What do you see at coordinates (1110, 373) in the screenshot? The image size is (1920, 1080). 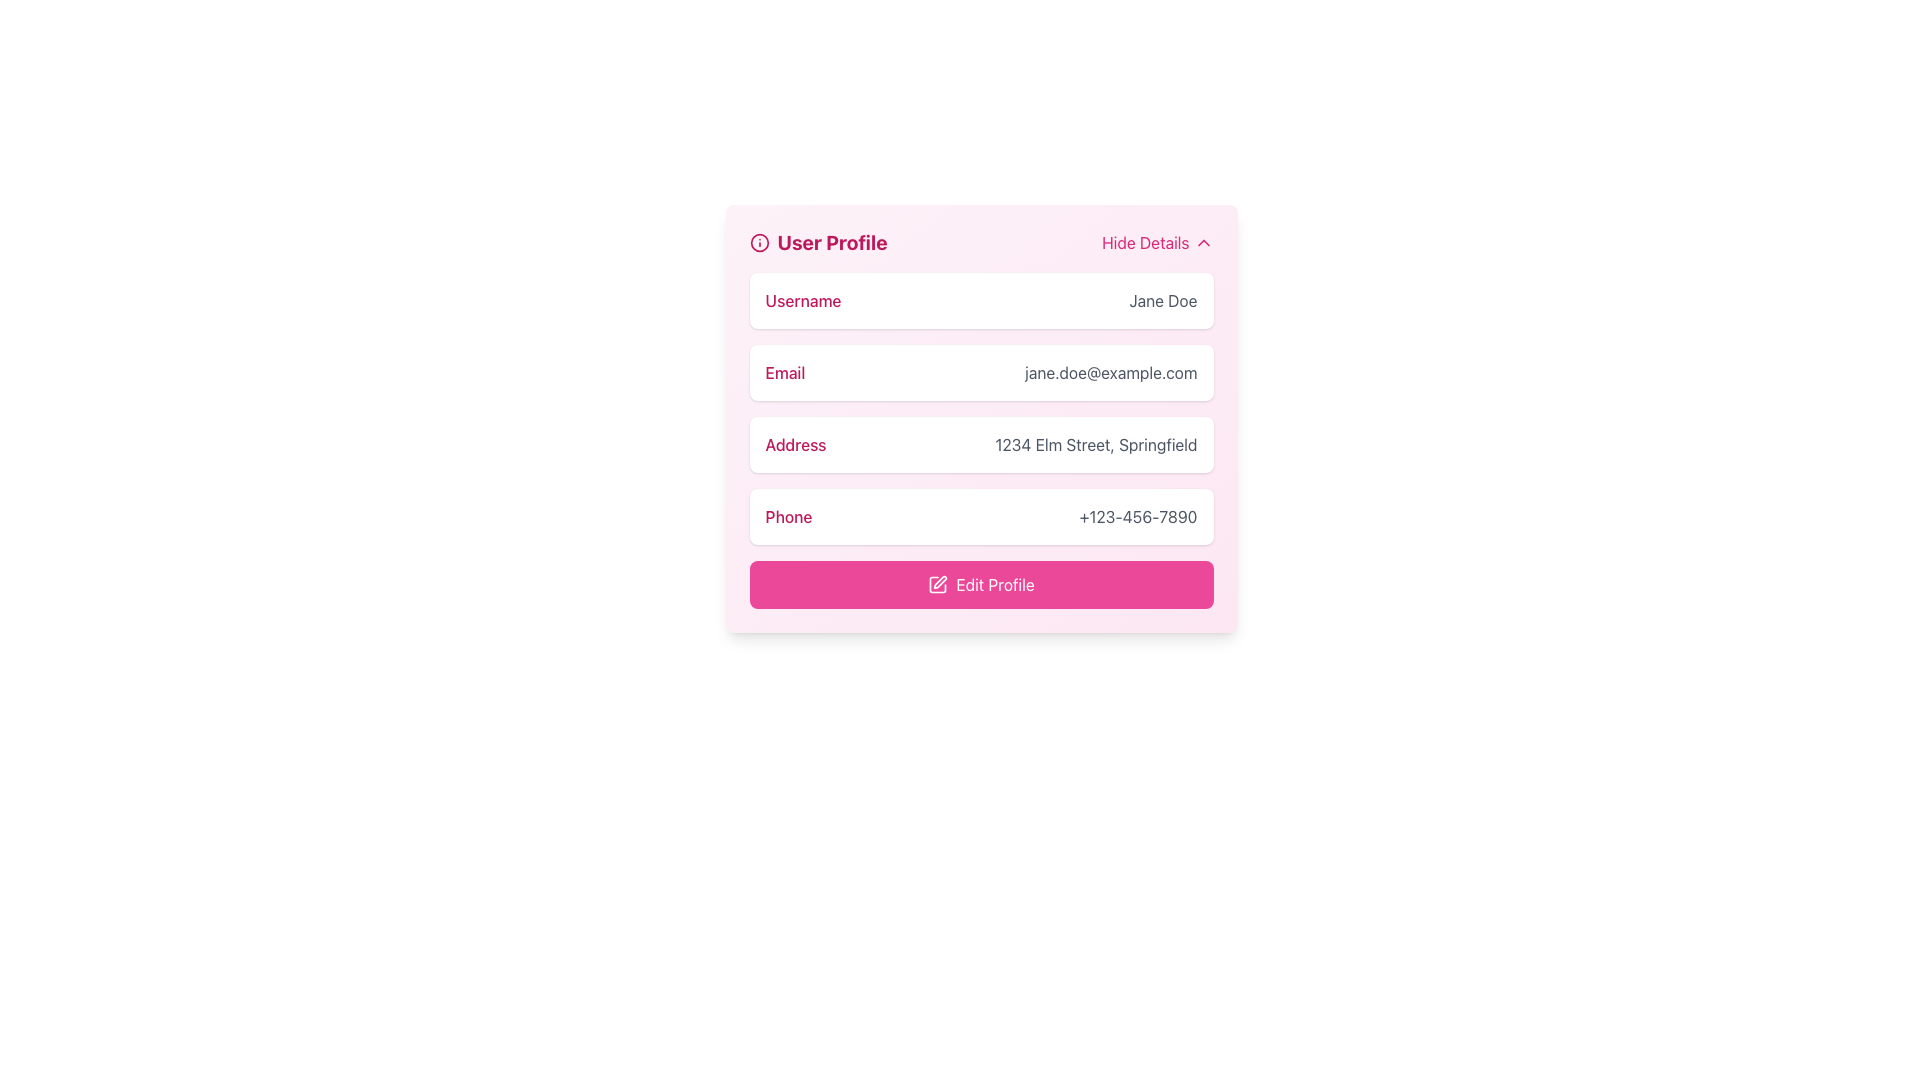 I see `the Text Display element that shows the email 'jane.doe@example.com' in gray font, located on the right side of the 'Email' label` at bounding box center [1110, 373].